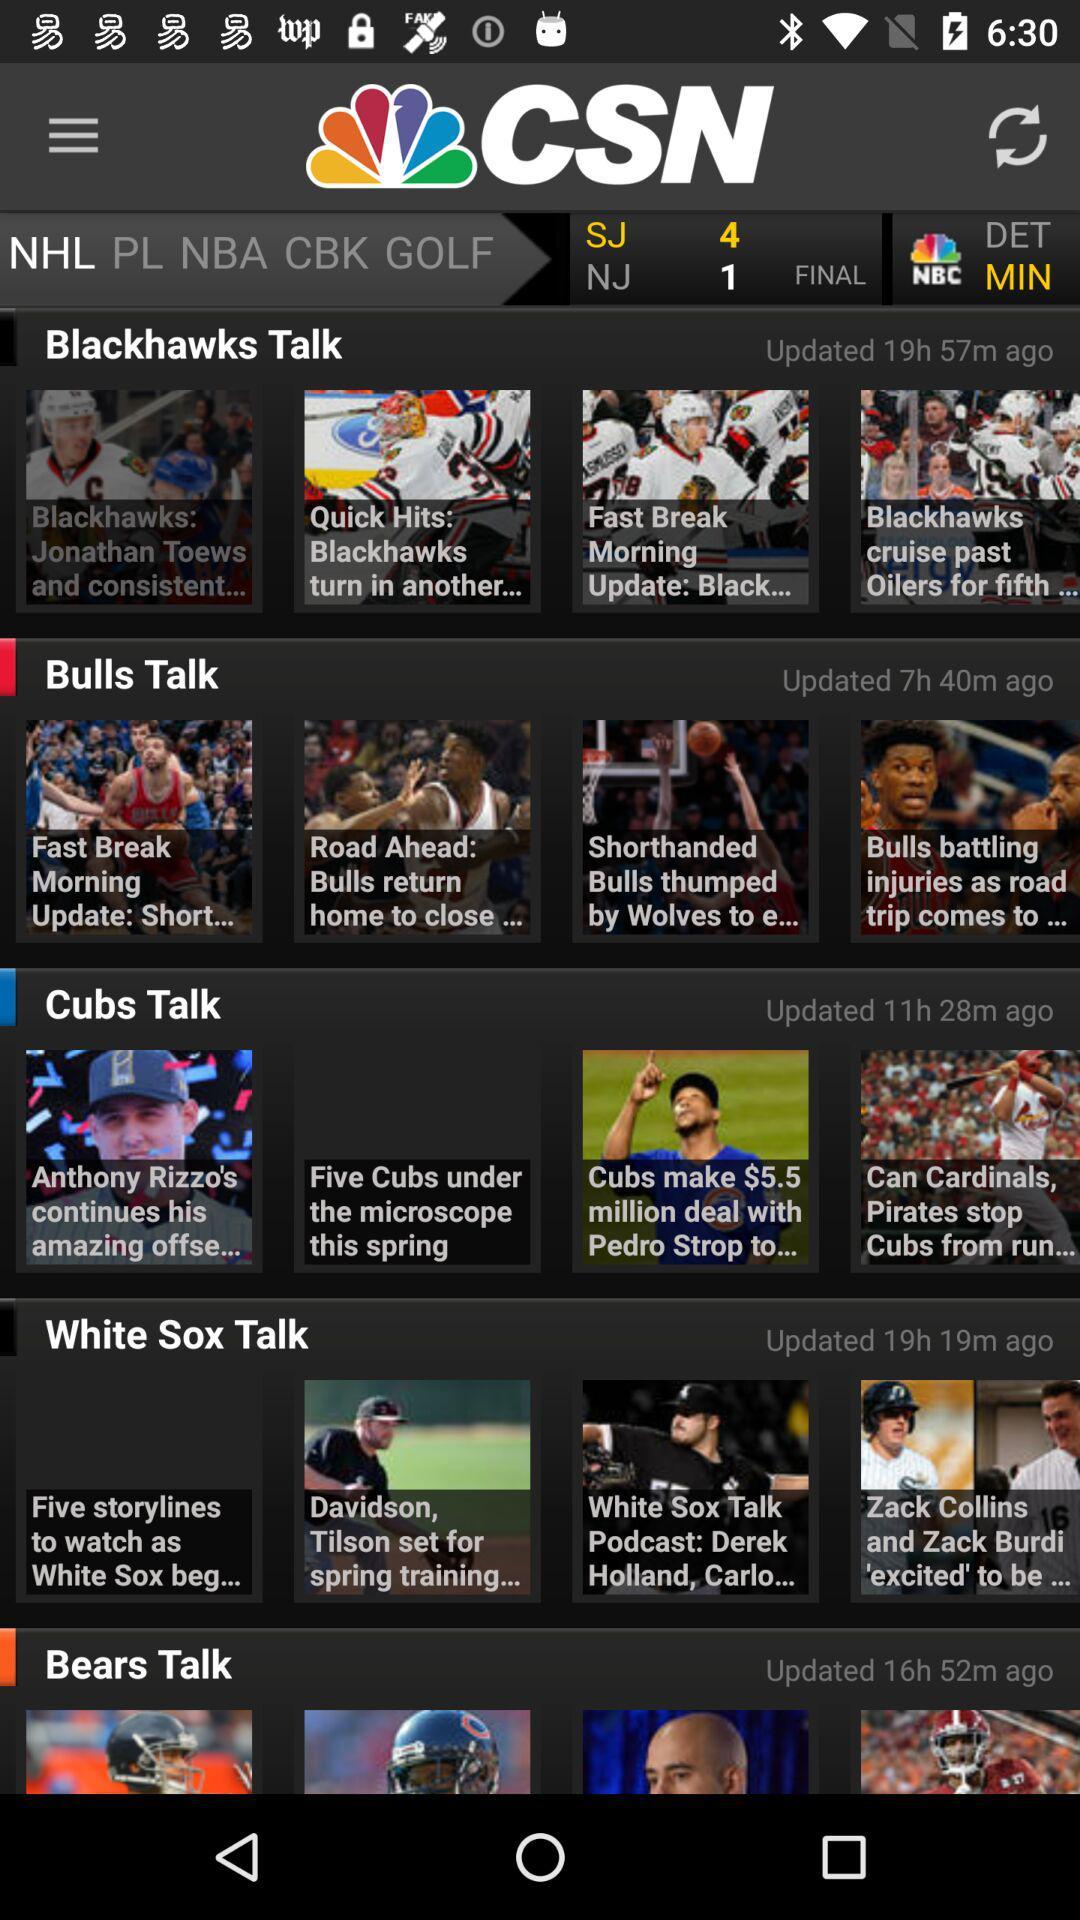  I want to click on open menu, so click(540, 258).